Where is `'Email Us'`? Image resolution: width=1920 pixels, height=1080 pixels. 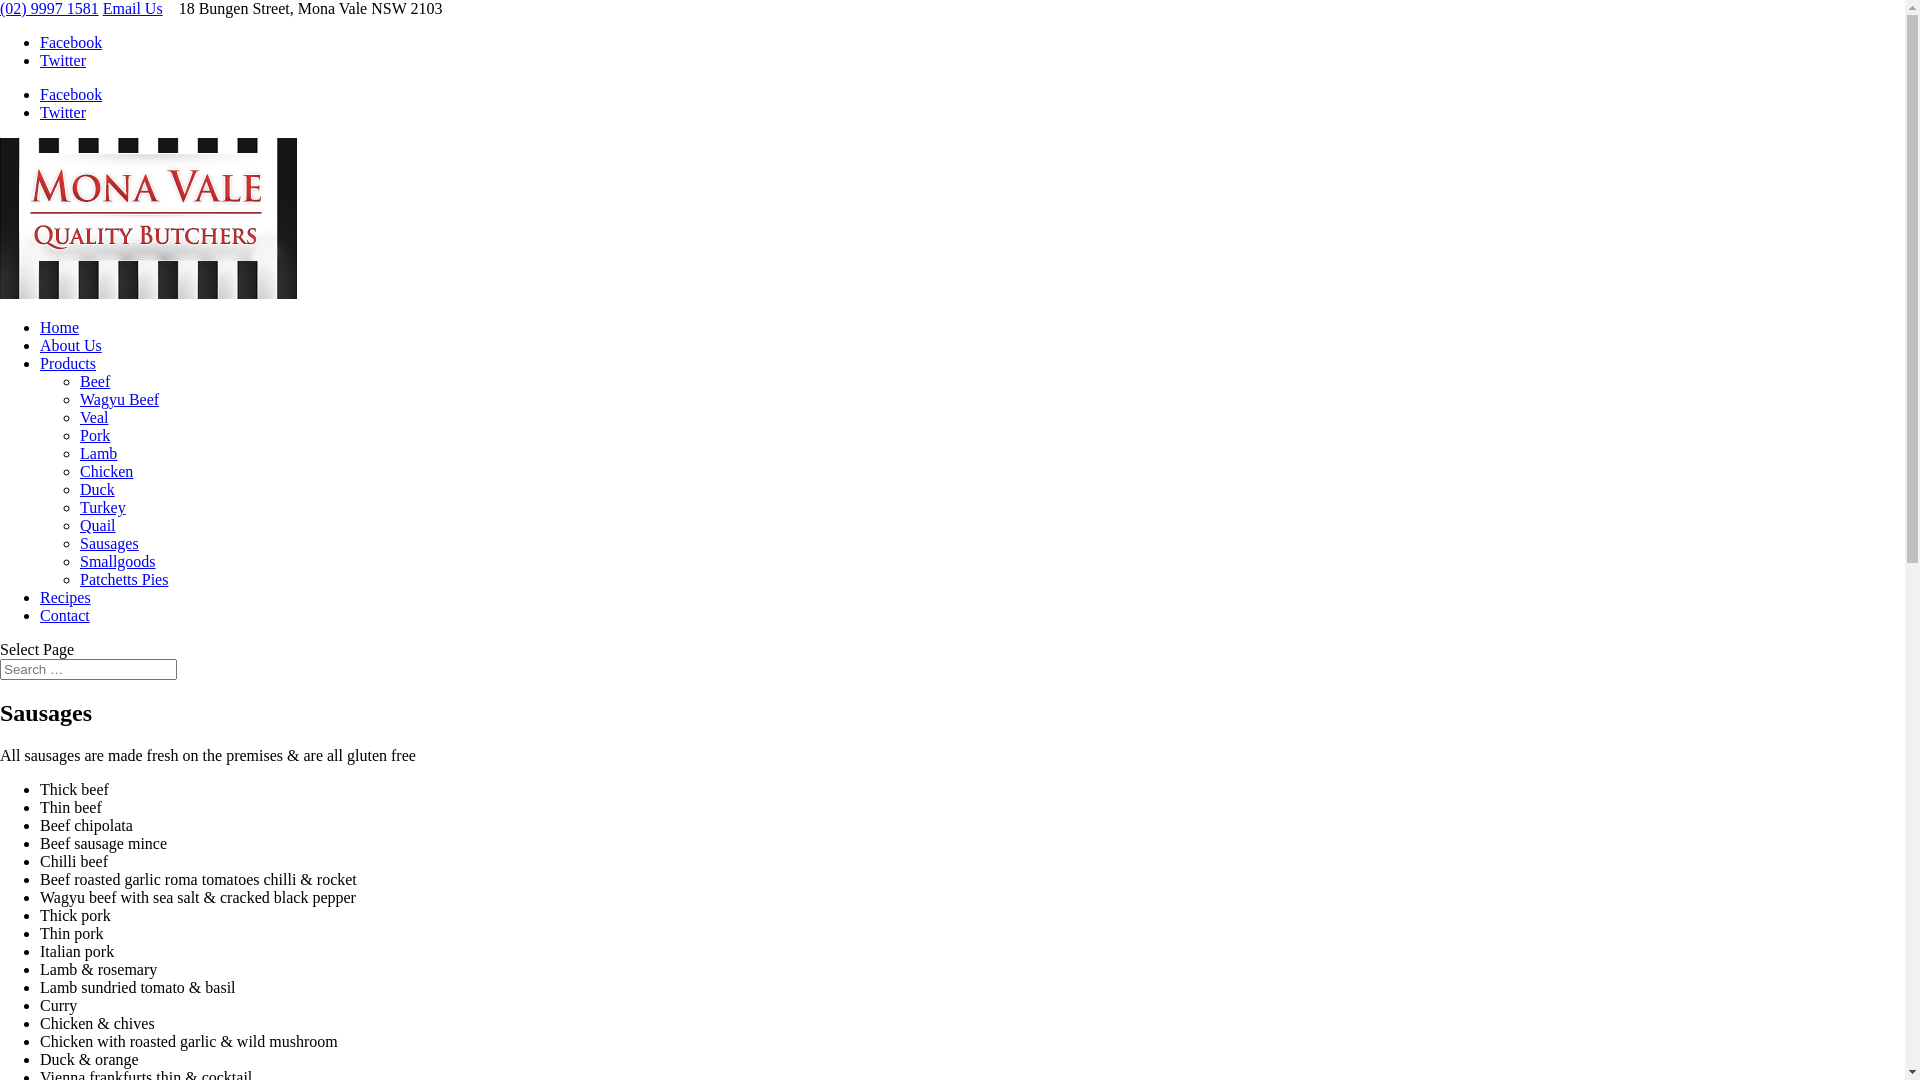 'Email Us' is located at coordinates (101, 8).